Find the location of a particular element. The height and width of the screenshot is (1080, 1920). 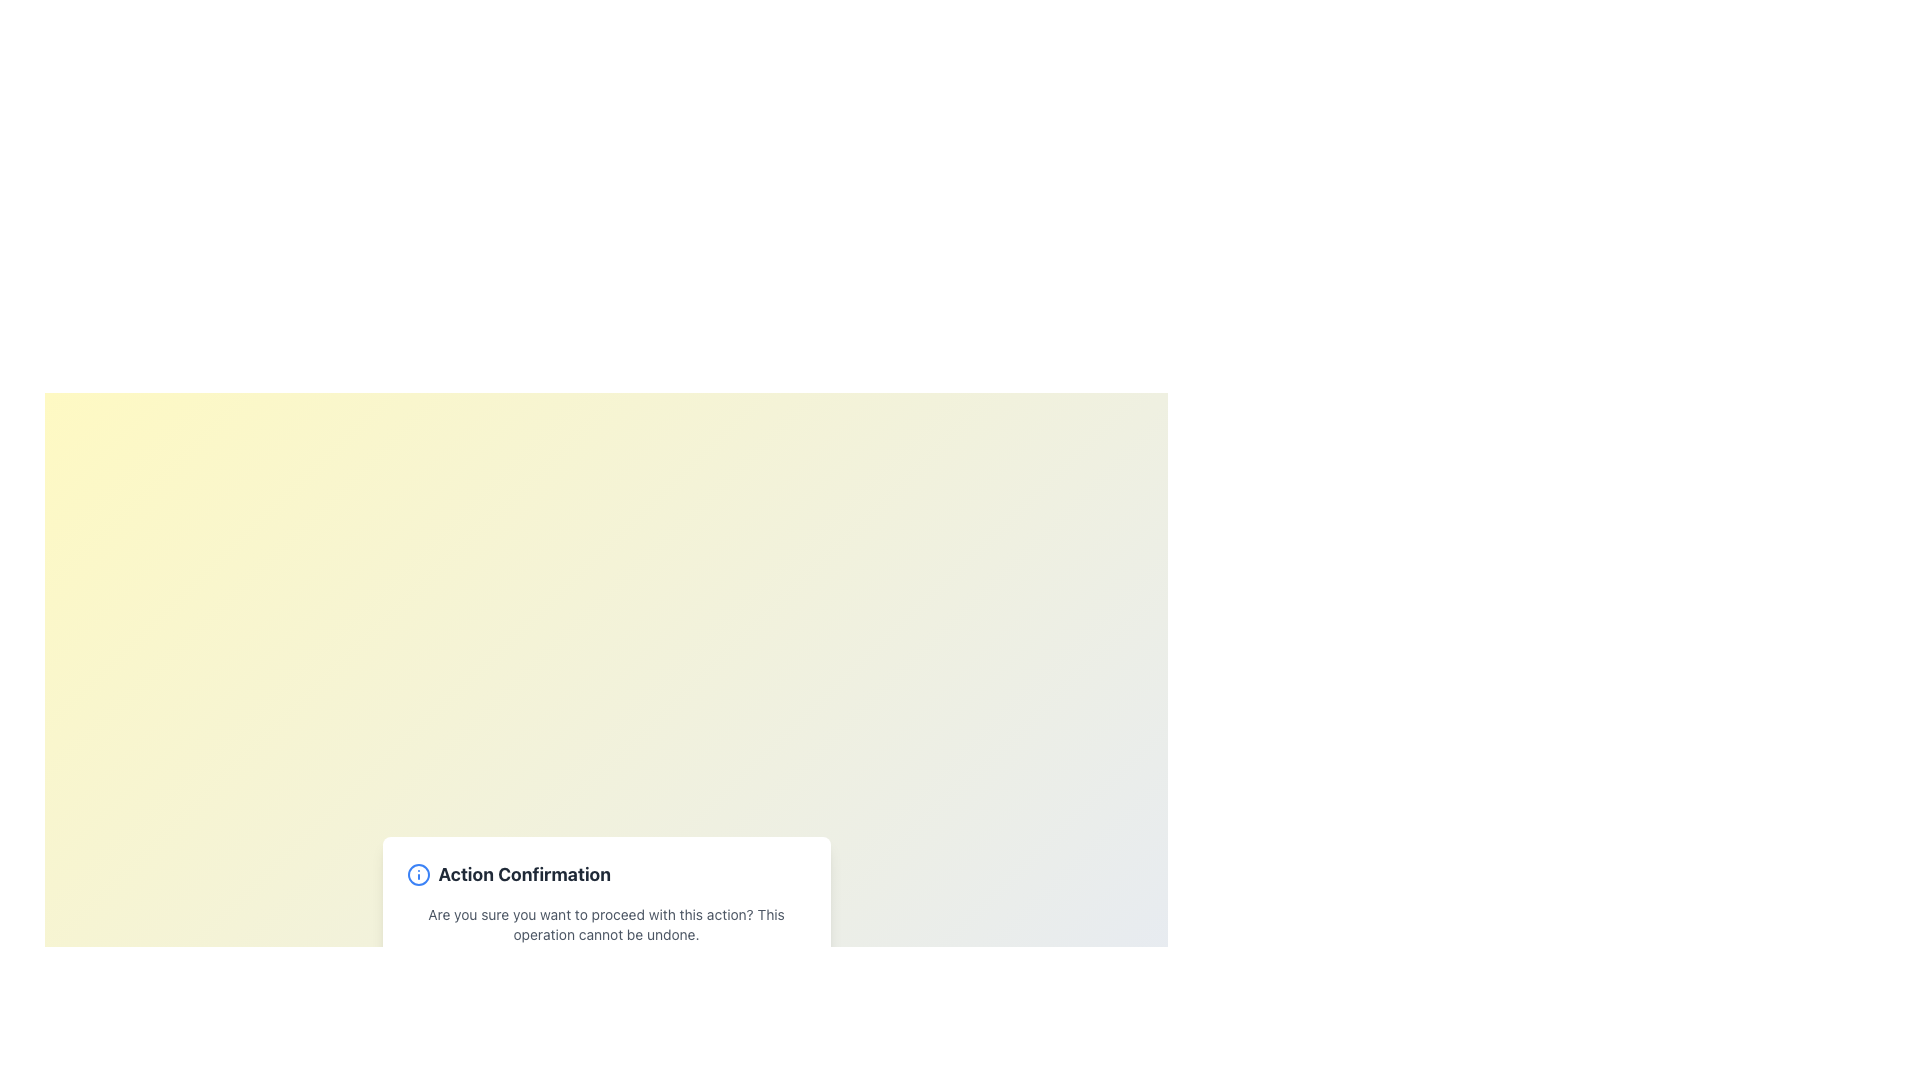

header text that says 'Action Confirmation', which is a bold and large dark gray text located in the center-bottom region of the interface is located at coordinates (524, 874).